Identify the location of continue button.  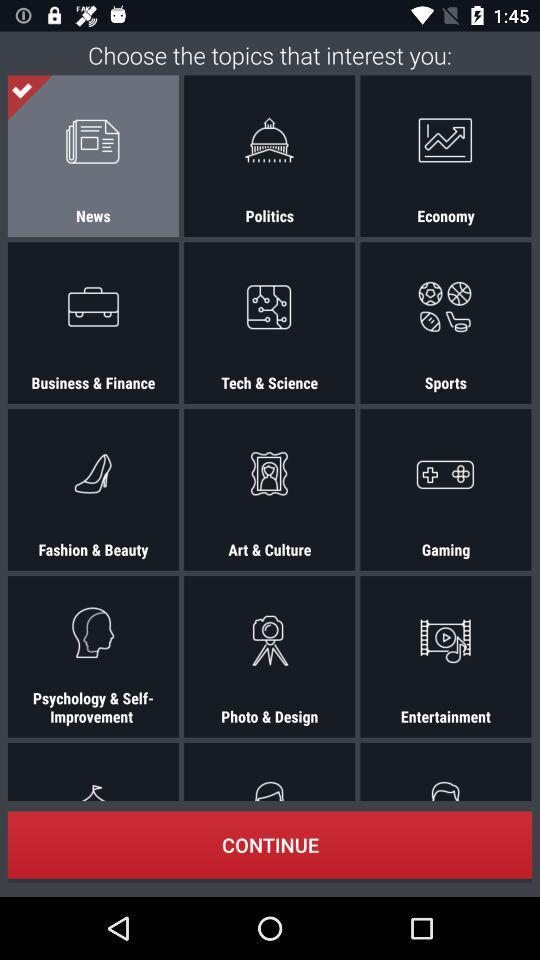
(270, 844).